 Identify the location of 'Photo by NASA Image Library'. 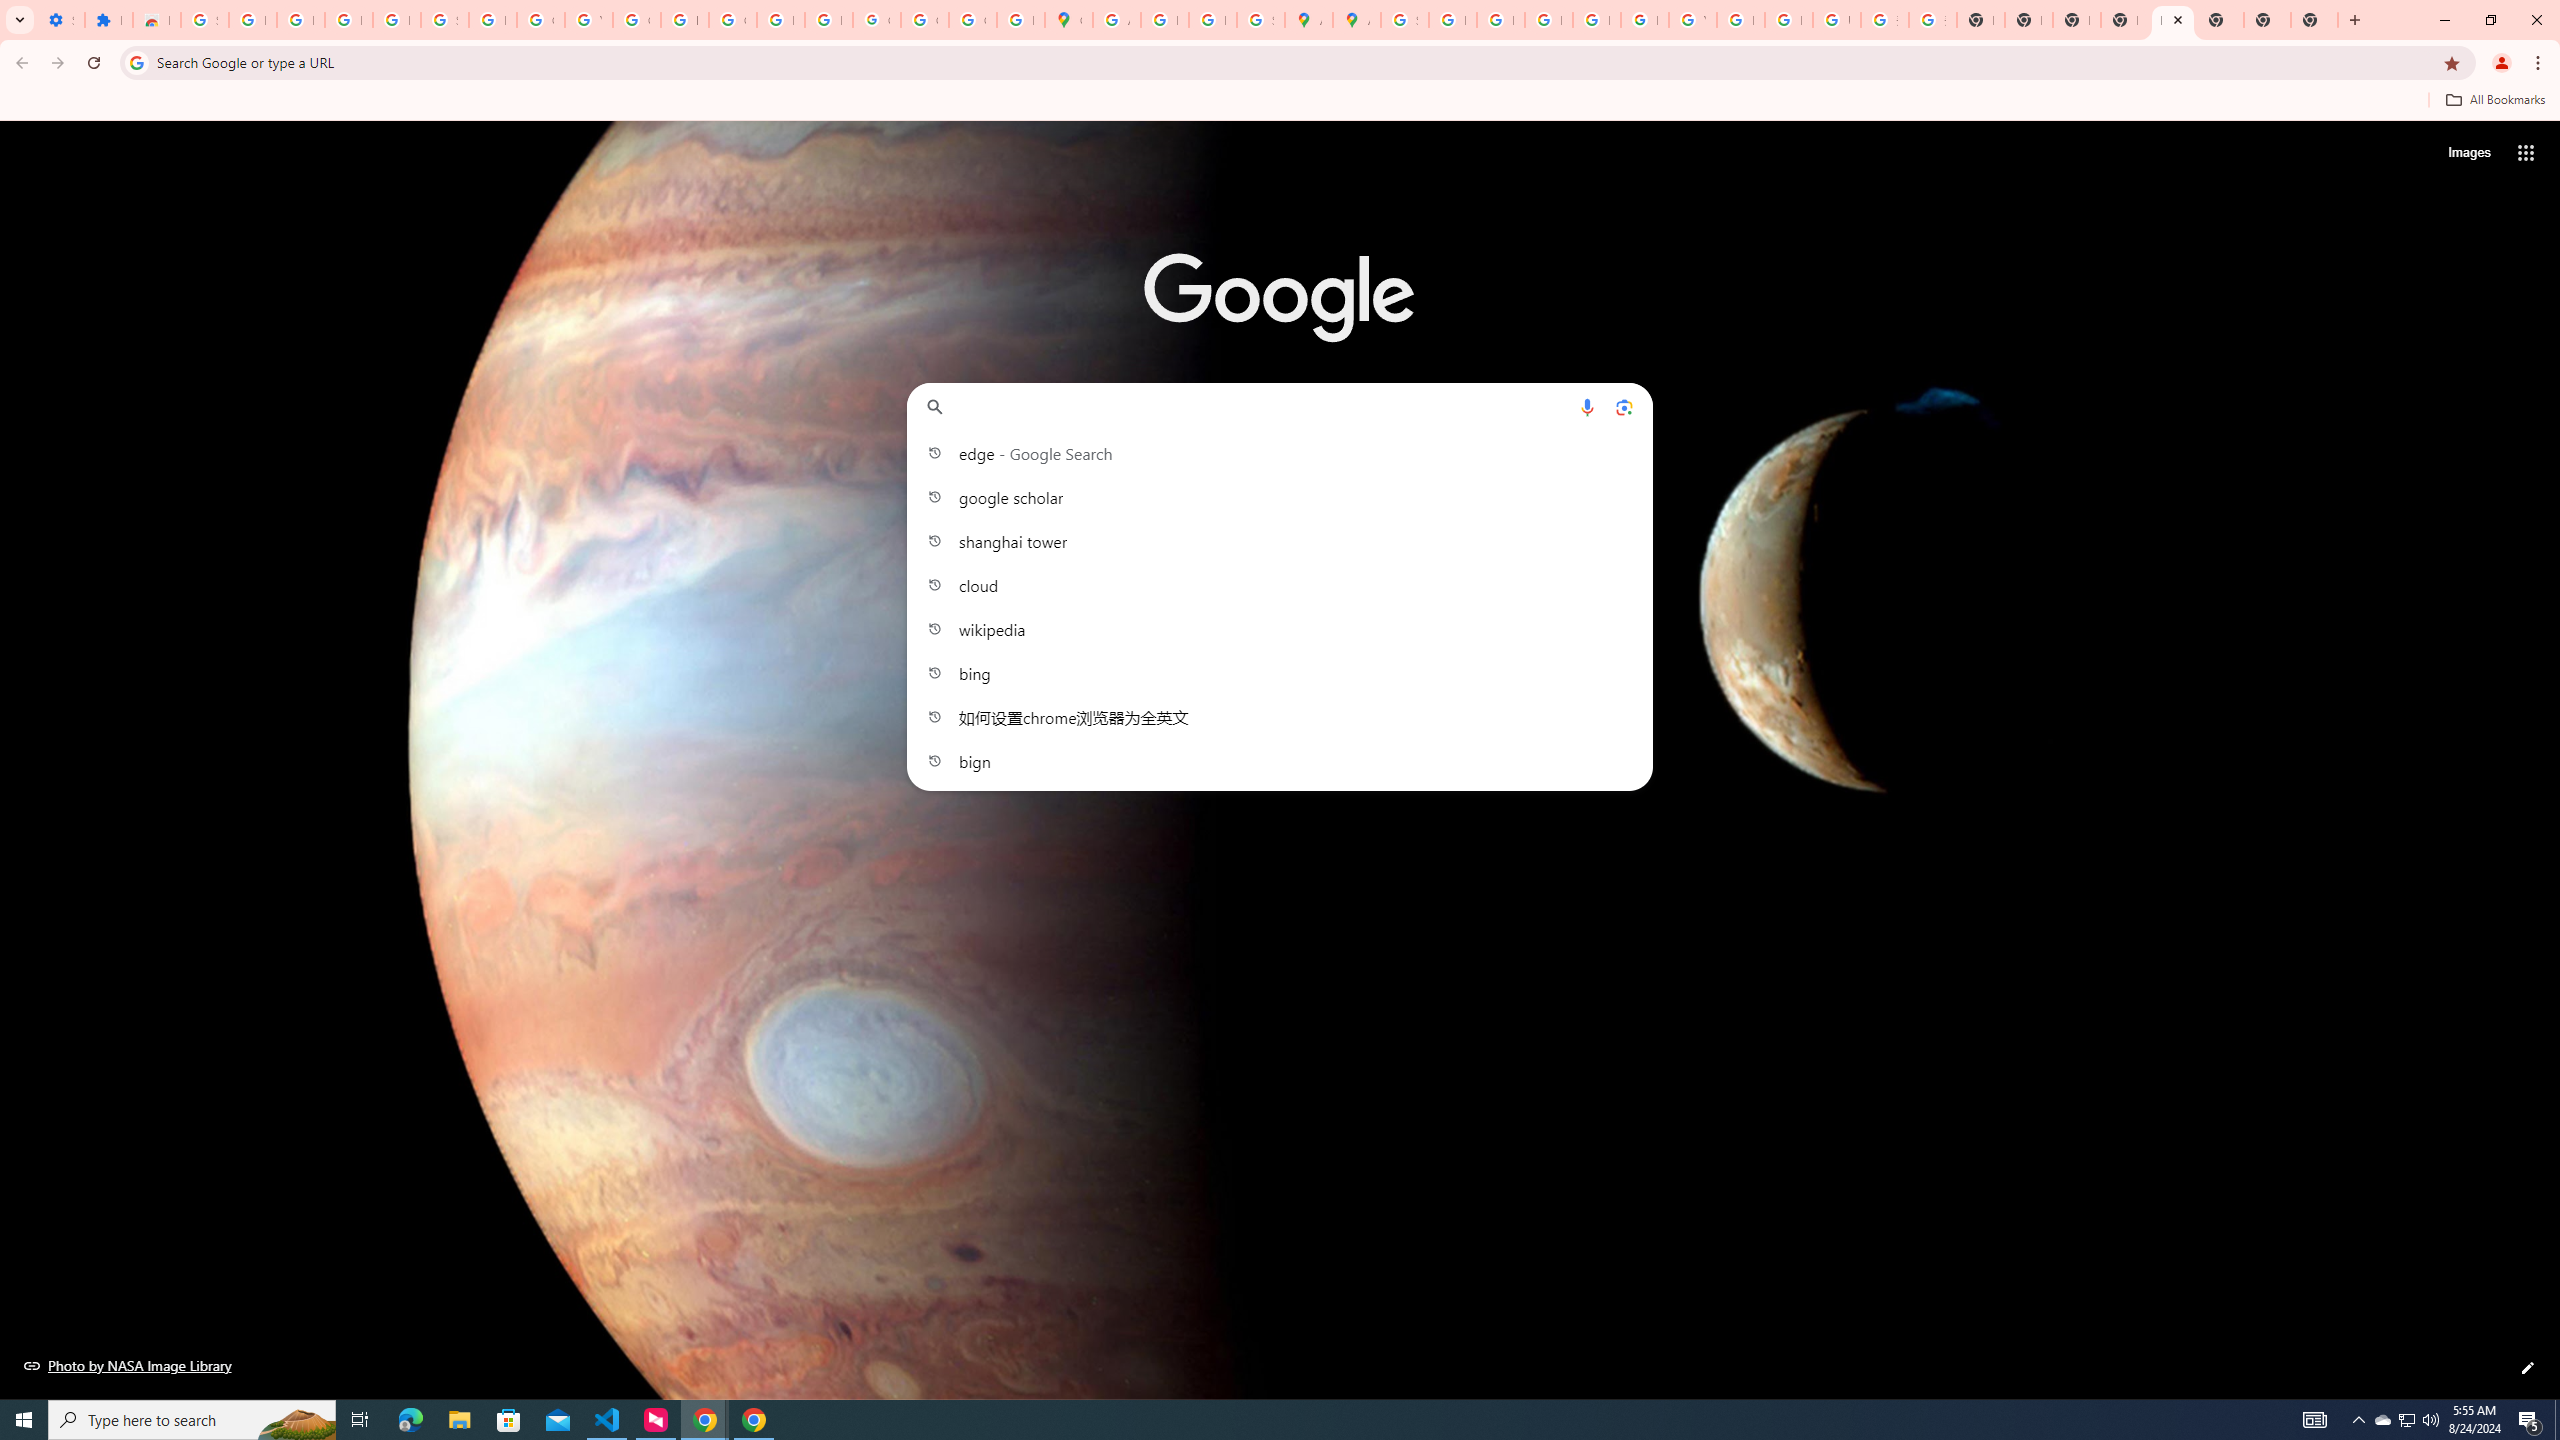
(127, 1364).